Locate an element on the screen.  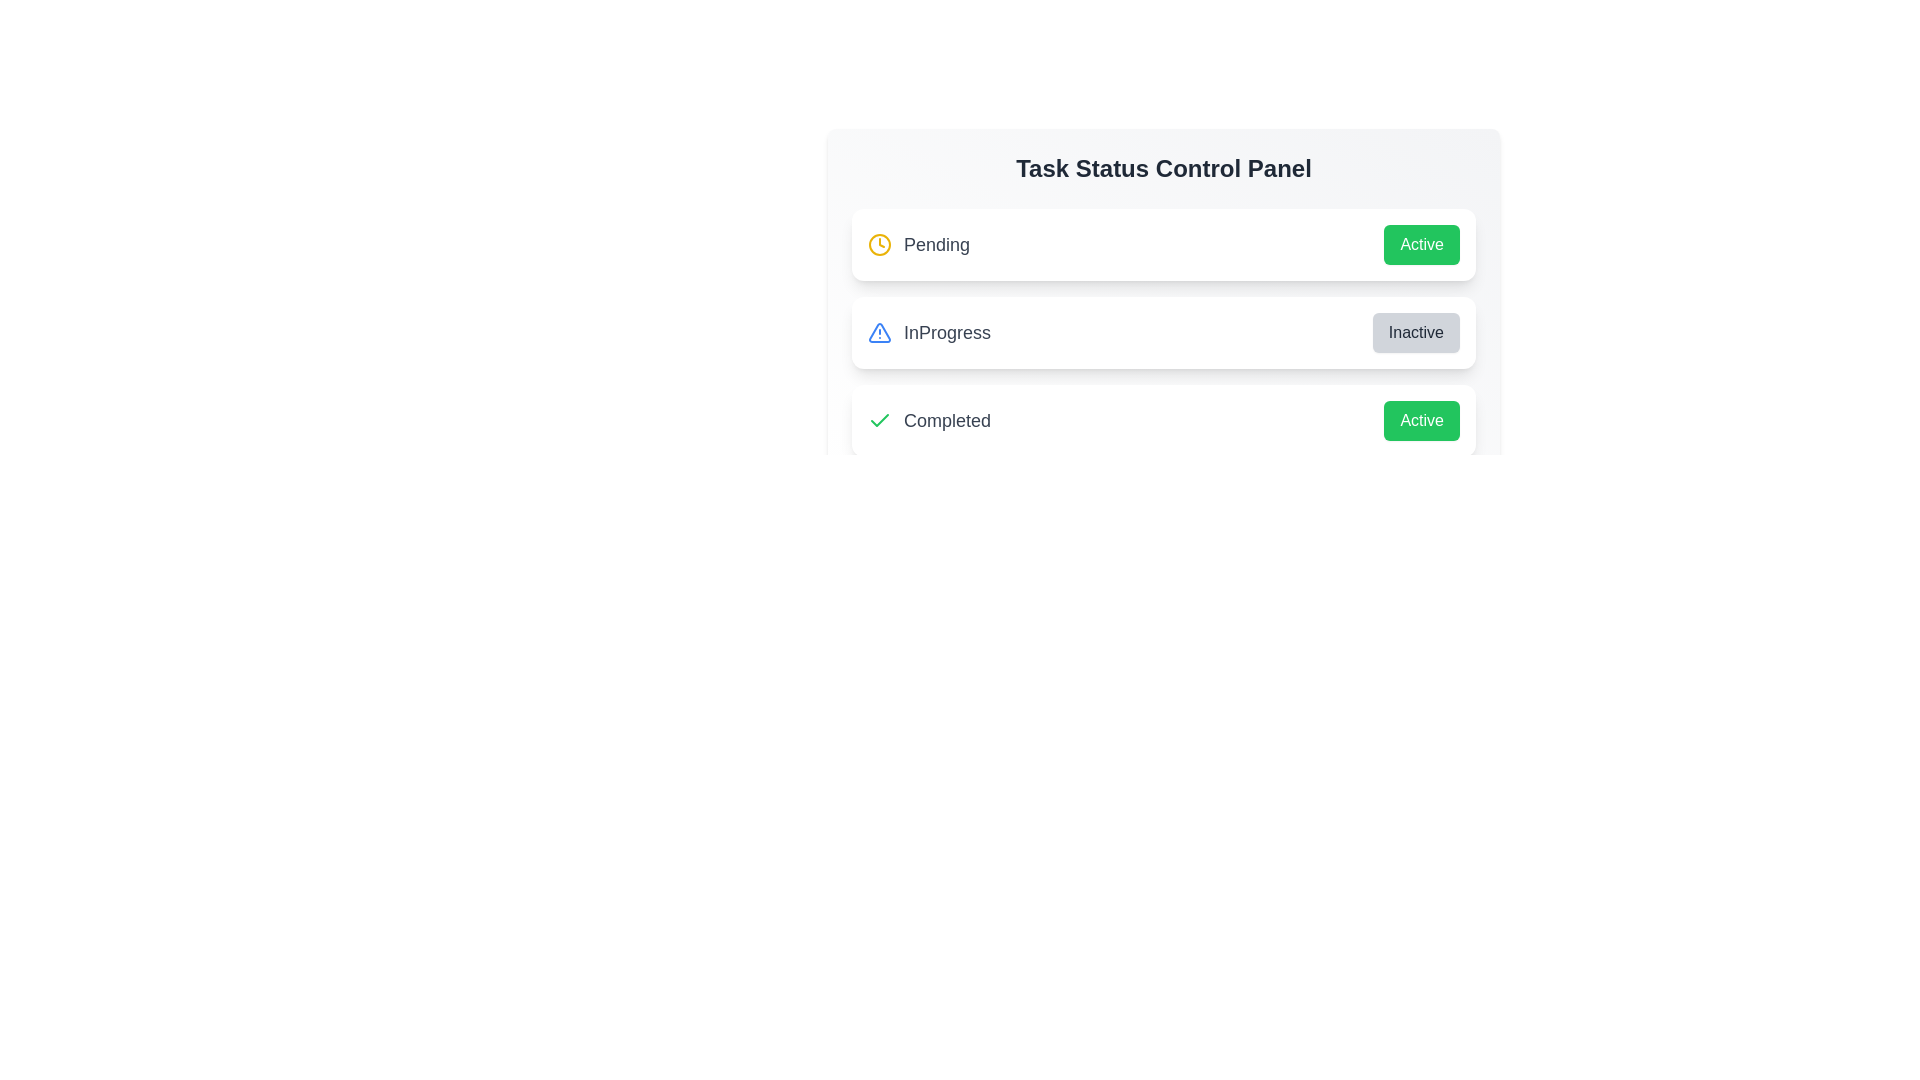
the icon for the task status InProgress is located at coordinates (879, 331).